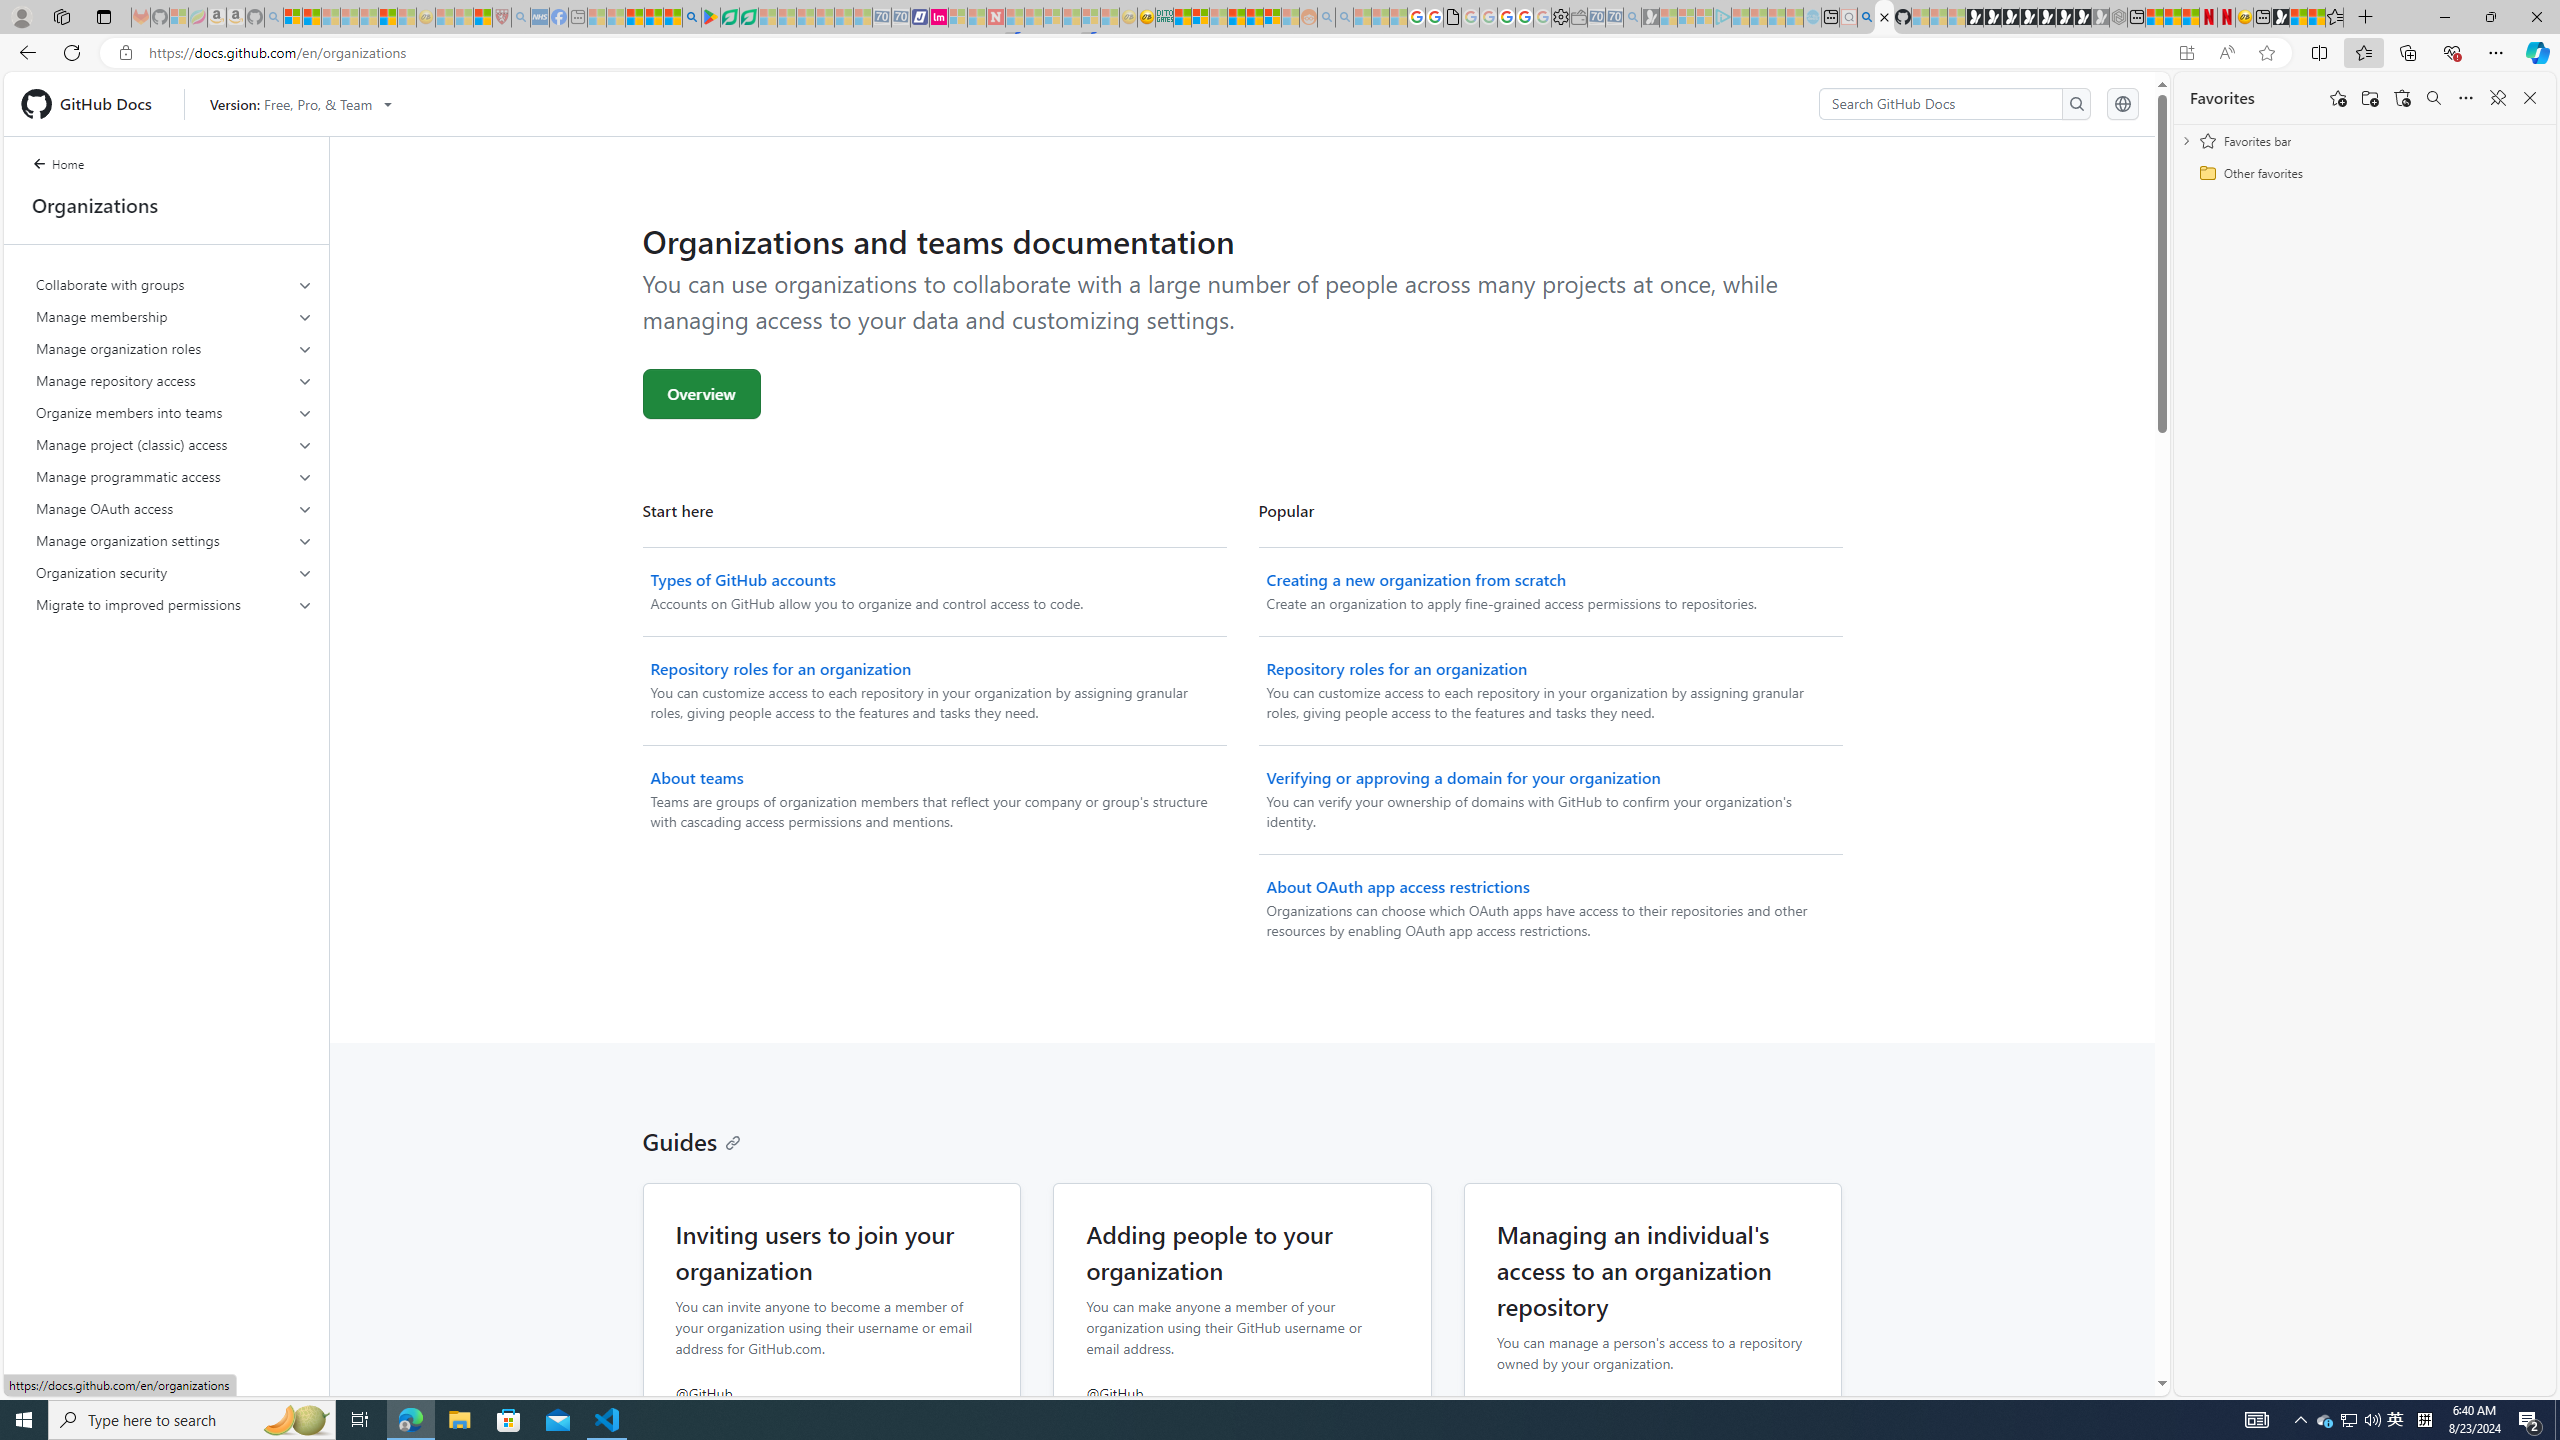  What do you see at coordinates (175, 379) in the screenshot?
I see `'Manage repository access'` at bounding box center [175, 379].